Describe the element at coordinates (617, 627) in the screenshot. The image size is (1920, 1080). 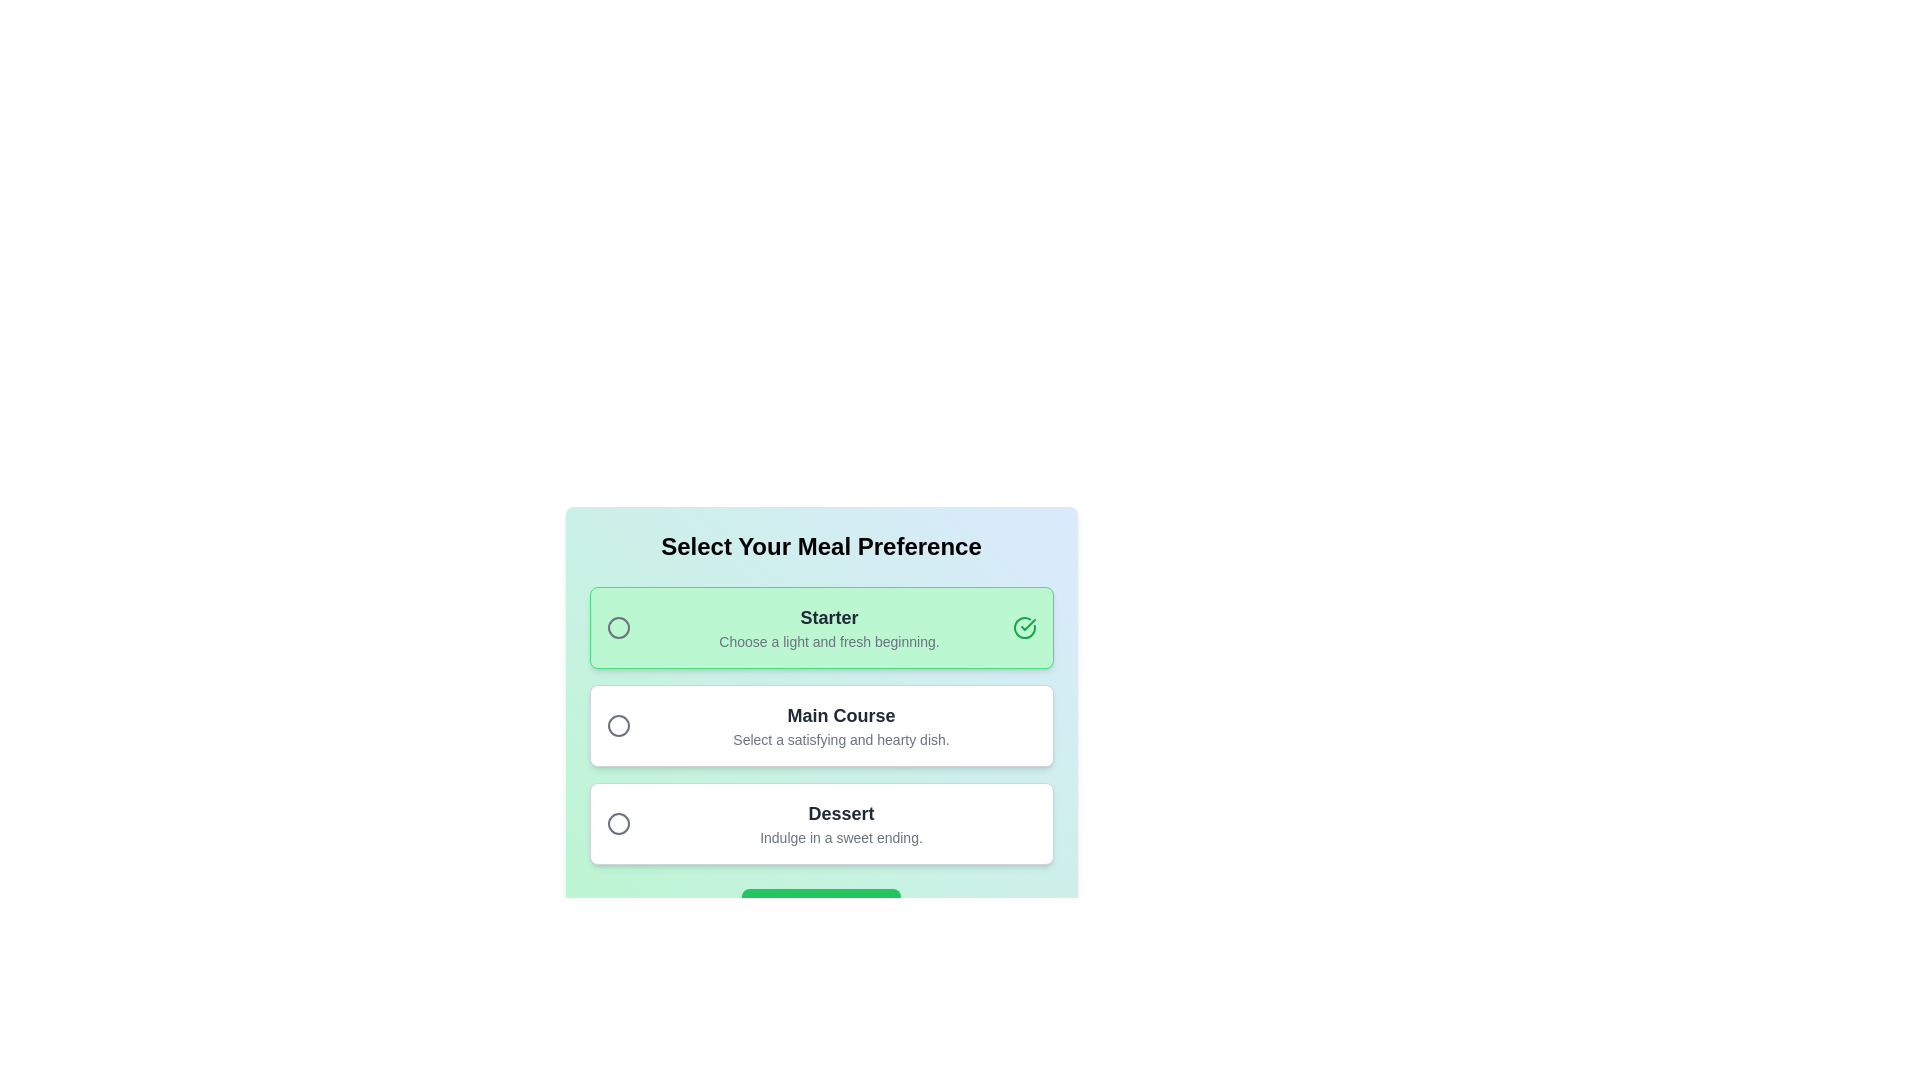
I see `the circular icon with a gray border located in the top-left corner of the green box labeled 'Starter'` at that location.